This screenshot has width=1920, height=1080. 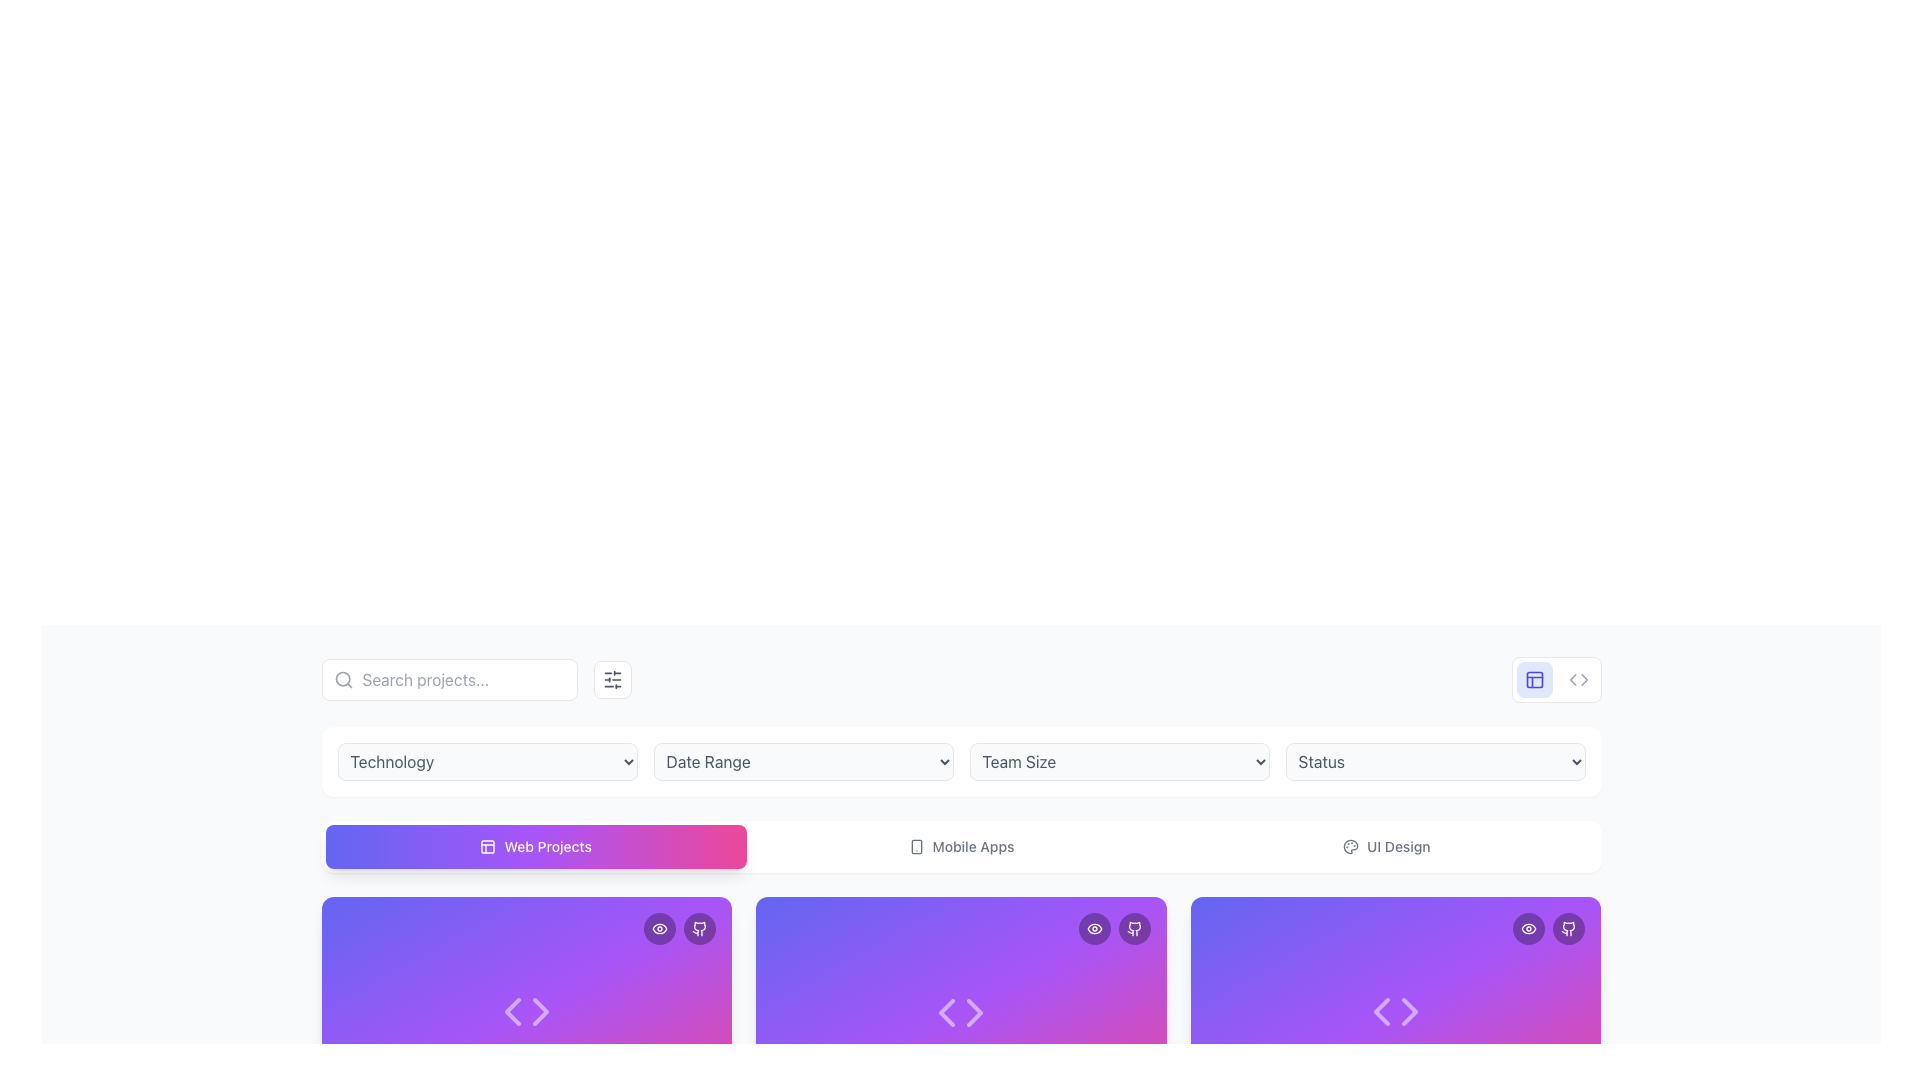 I want to click on the right-facing arrow icon in the navigation controls on the third card from the left, so click(x=975, y=1012).